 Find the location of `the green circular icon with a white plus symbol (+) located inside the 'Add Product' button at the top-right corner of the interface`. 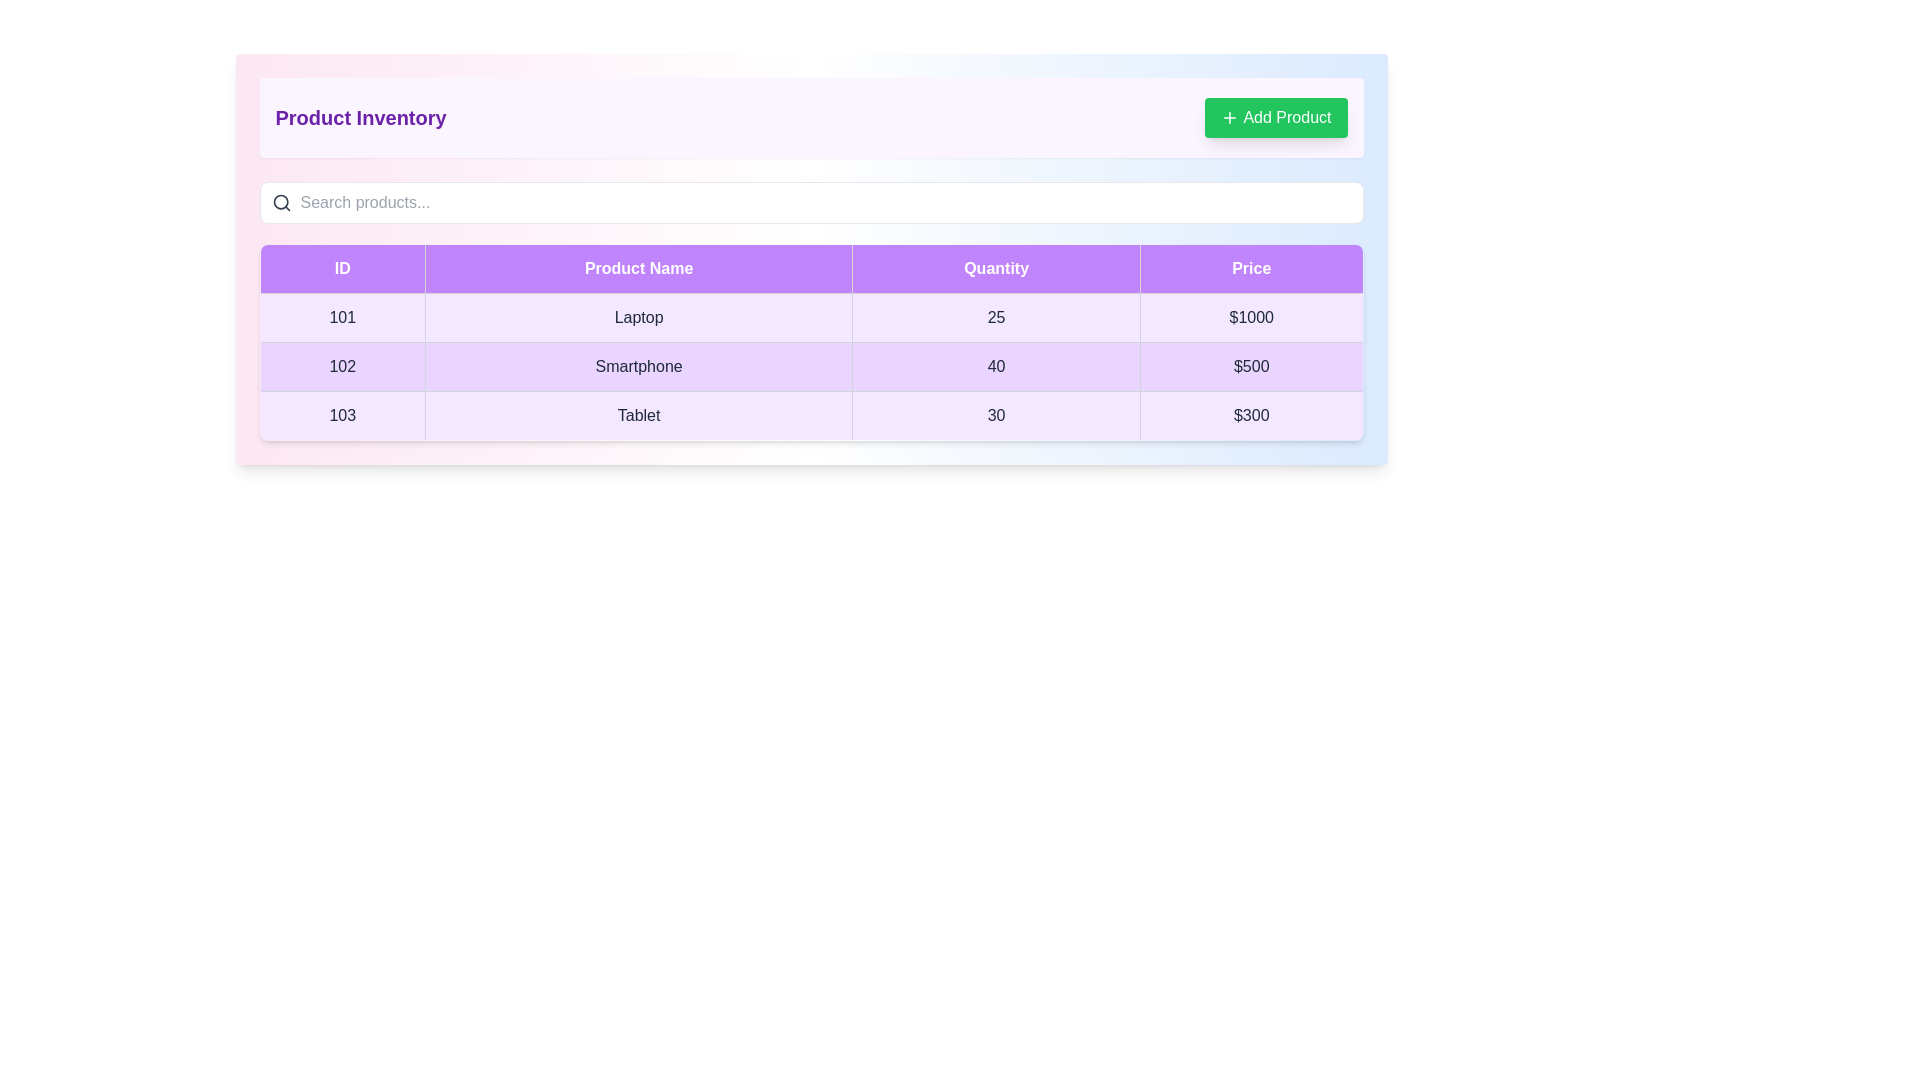

the green circular icon with a white plus symbol (+) located inside the 'Add Product' button at the top-right corner of the interface is located at coordinates (1229, 118).